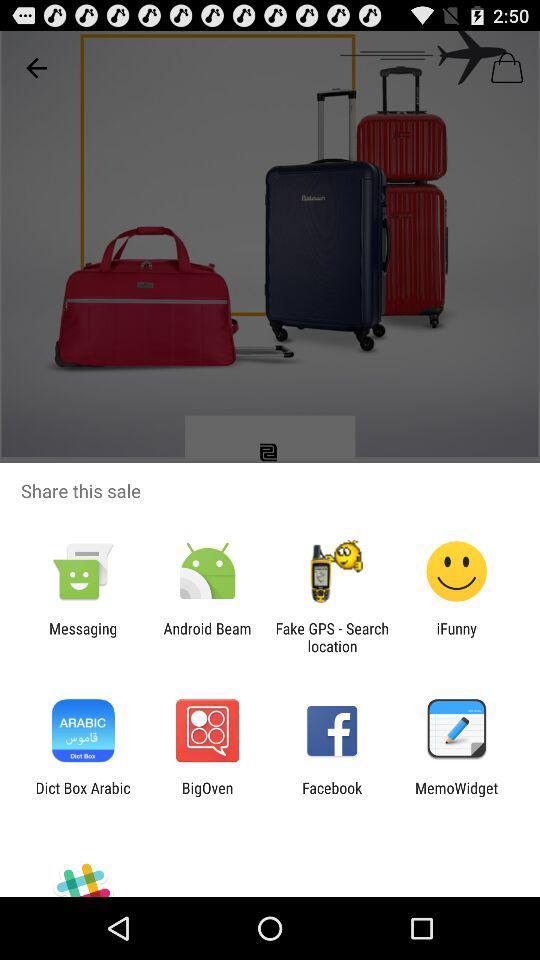 Image resolution: width=540 pixels, height=960 pixels. Describe the element at coordinates (332, 636) in the screenshot. I see `the fake gps search icon` at that location.